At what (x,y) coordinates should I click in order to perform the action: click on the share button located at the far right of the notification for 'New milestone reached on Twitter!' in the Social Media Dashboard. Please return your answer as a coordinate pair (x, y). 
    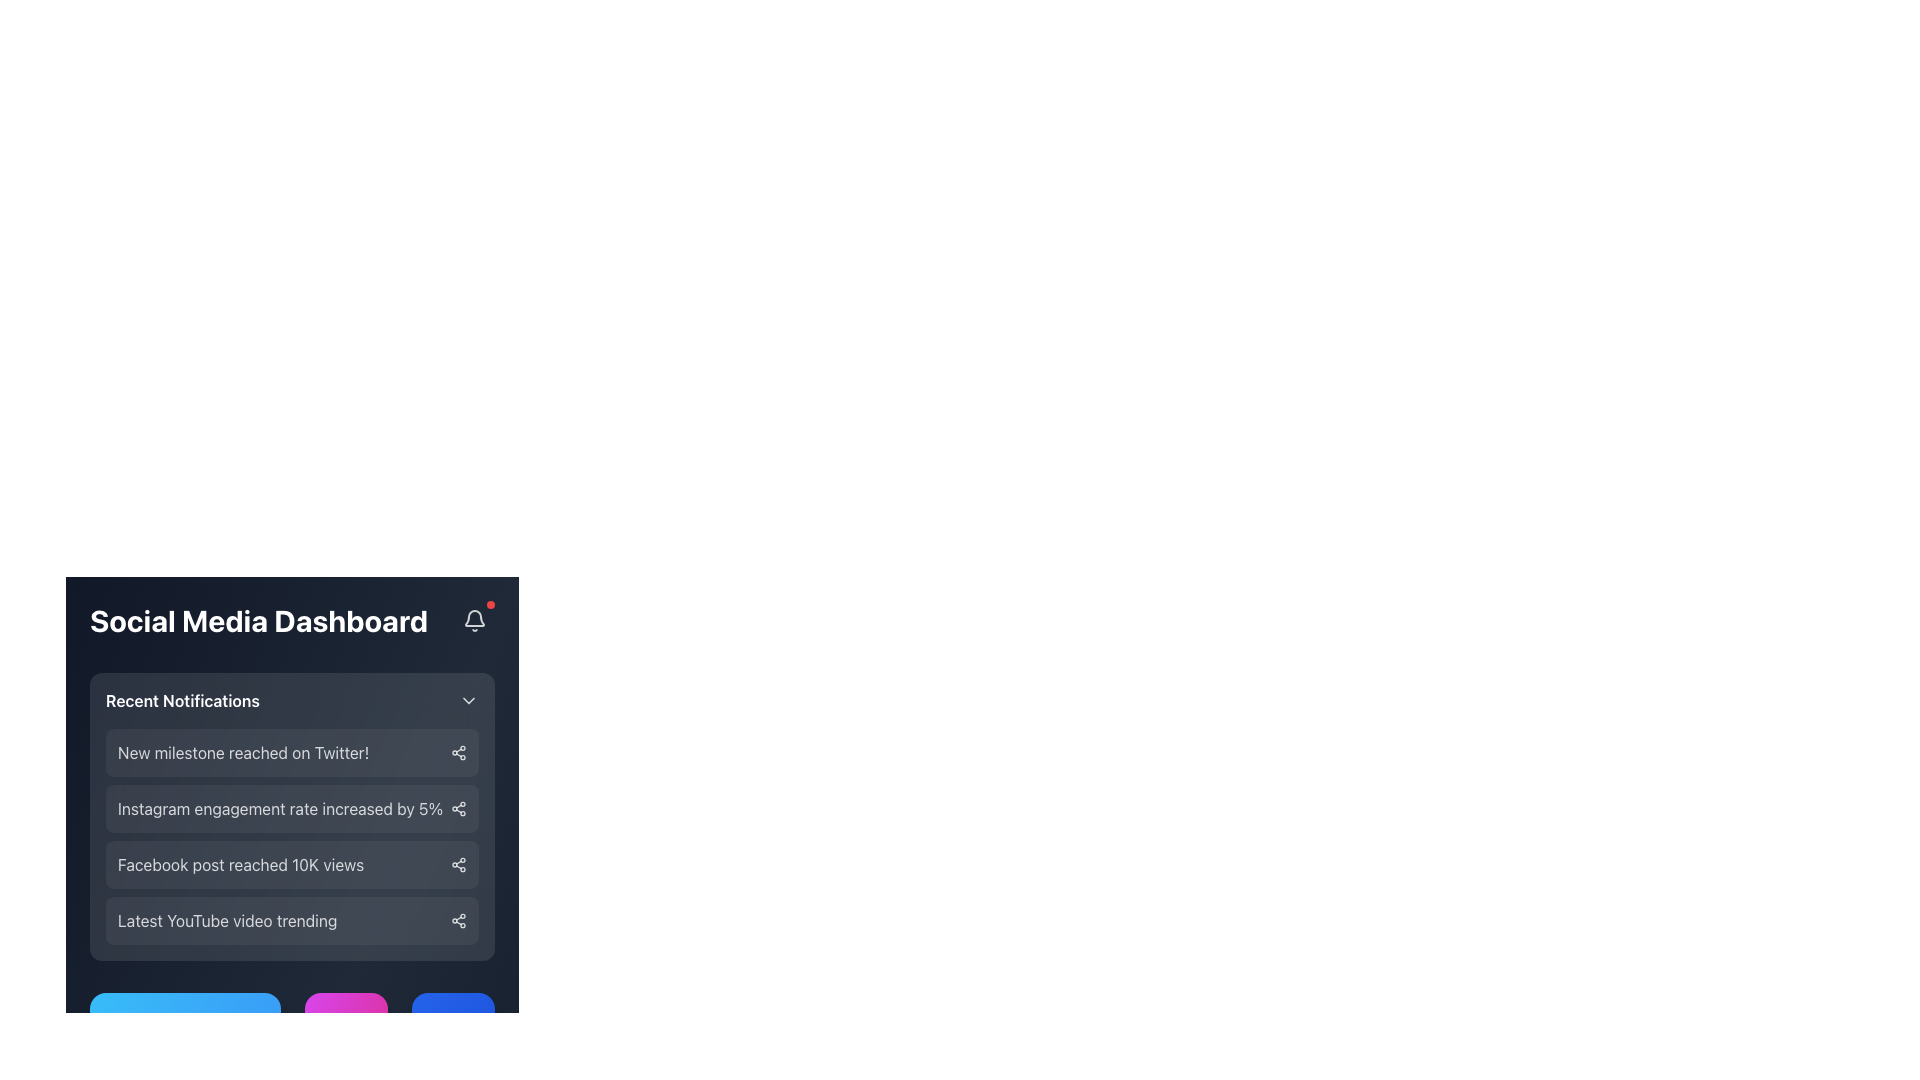
    Looking at the image, I should click on (458, 752).